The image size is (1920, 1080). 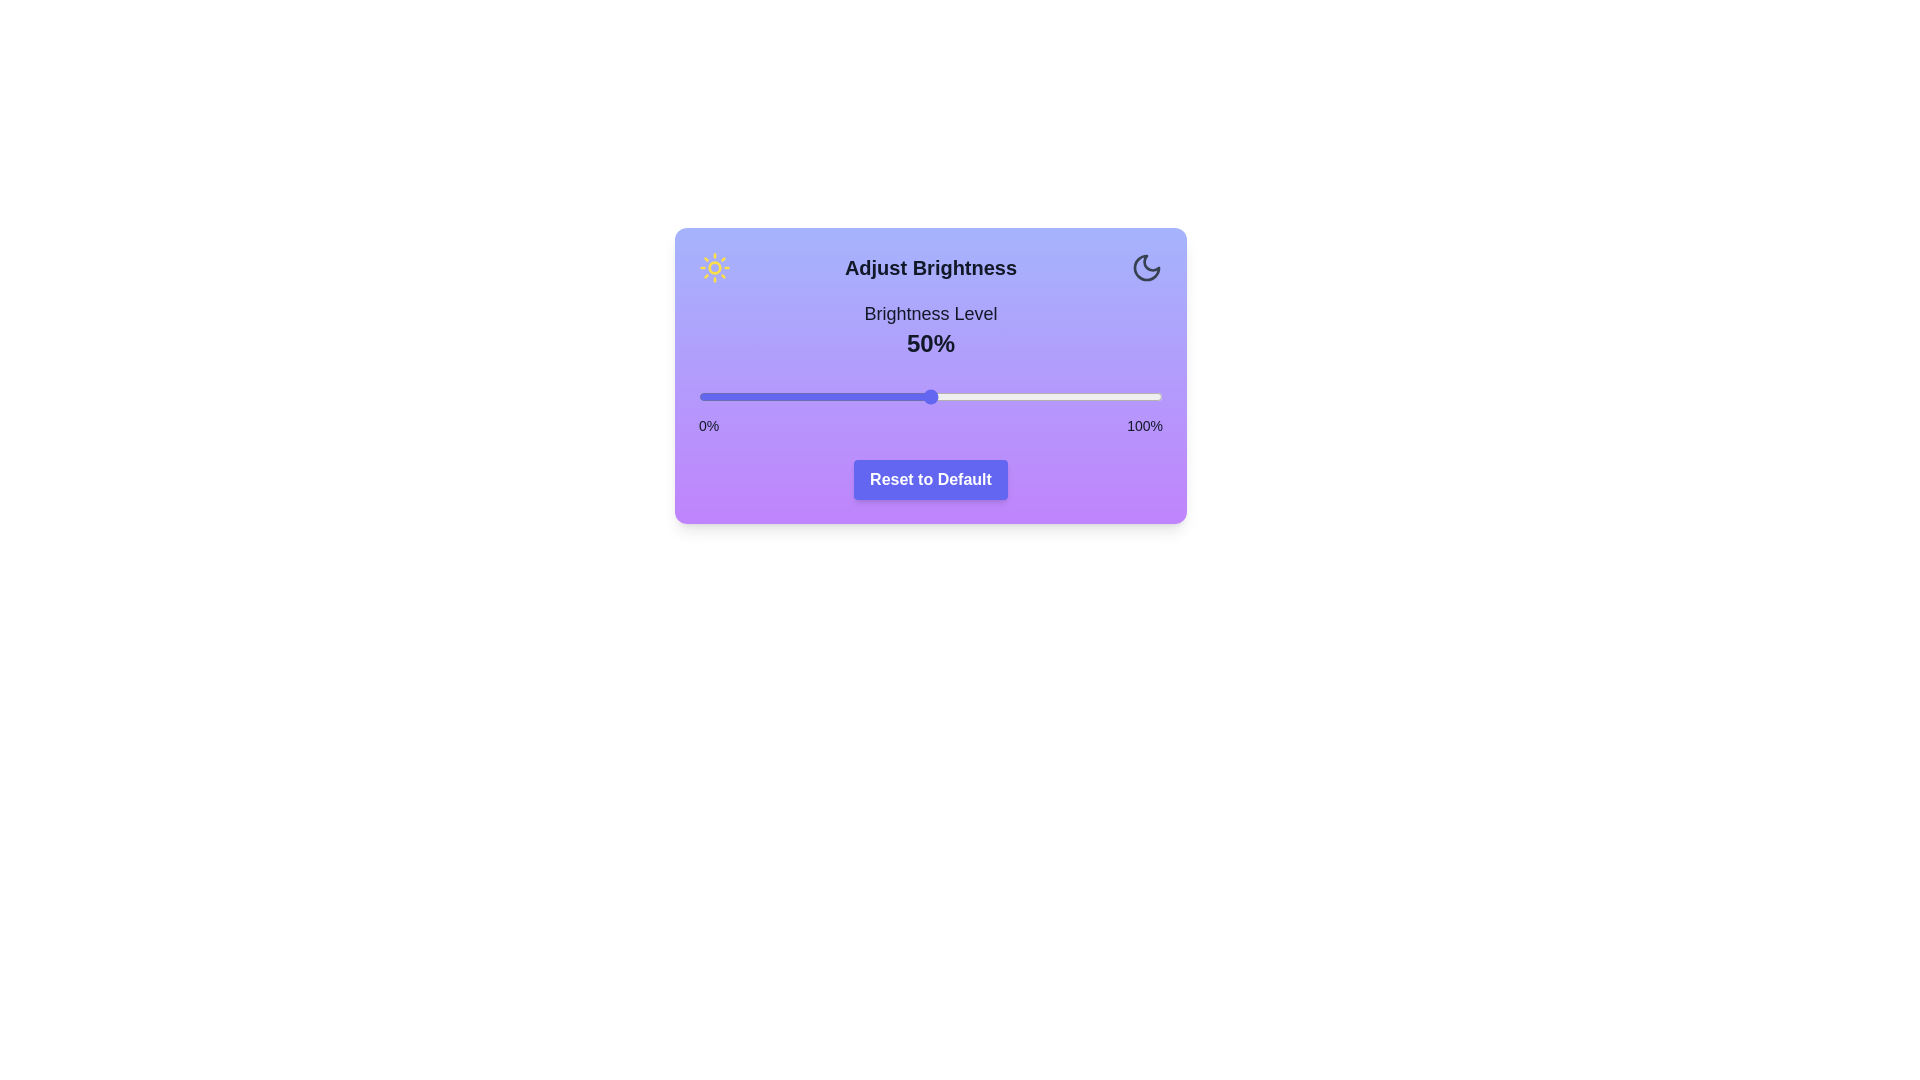 What do you see at coordinates (699, 397) in the screenshot?
I see `the brightness slider to 0%` at bounding box center [699, 397].